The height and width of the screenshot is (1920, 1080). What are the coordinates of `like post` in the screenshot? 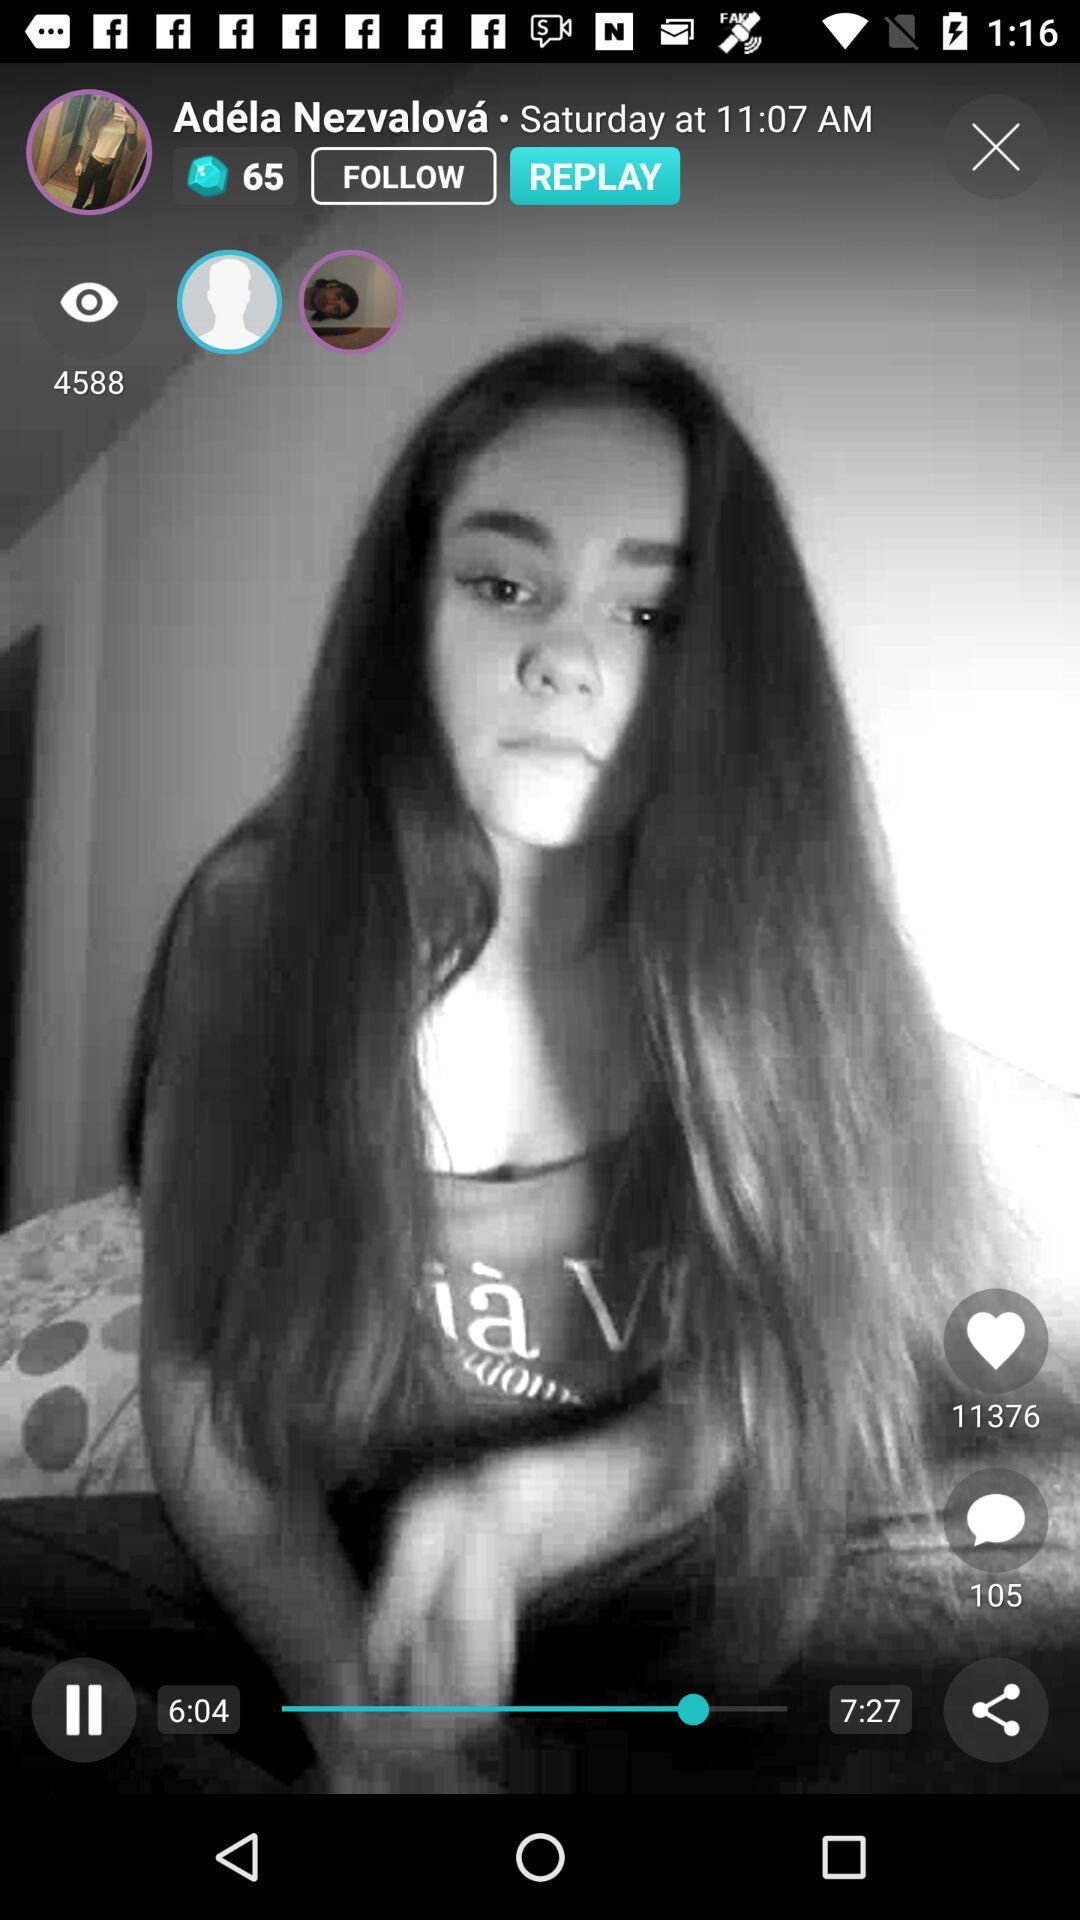 It's located at (995, 1340).